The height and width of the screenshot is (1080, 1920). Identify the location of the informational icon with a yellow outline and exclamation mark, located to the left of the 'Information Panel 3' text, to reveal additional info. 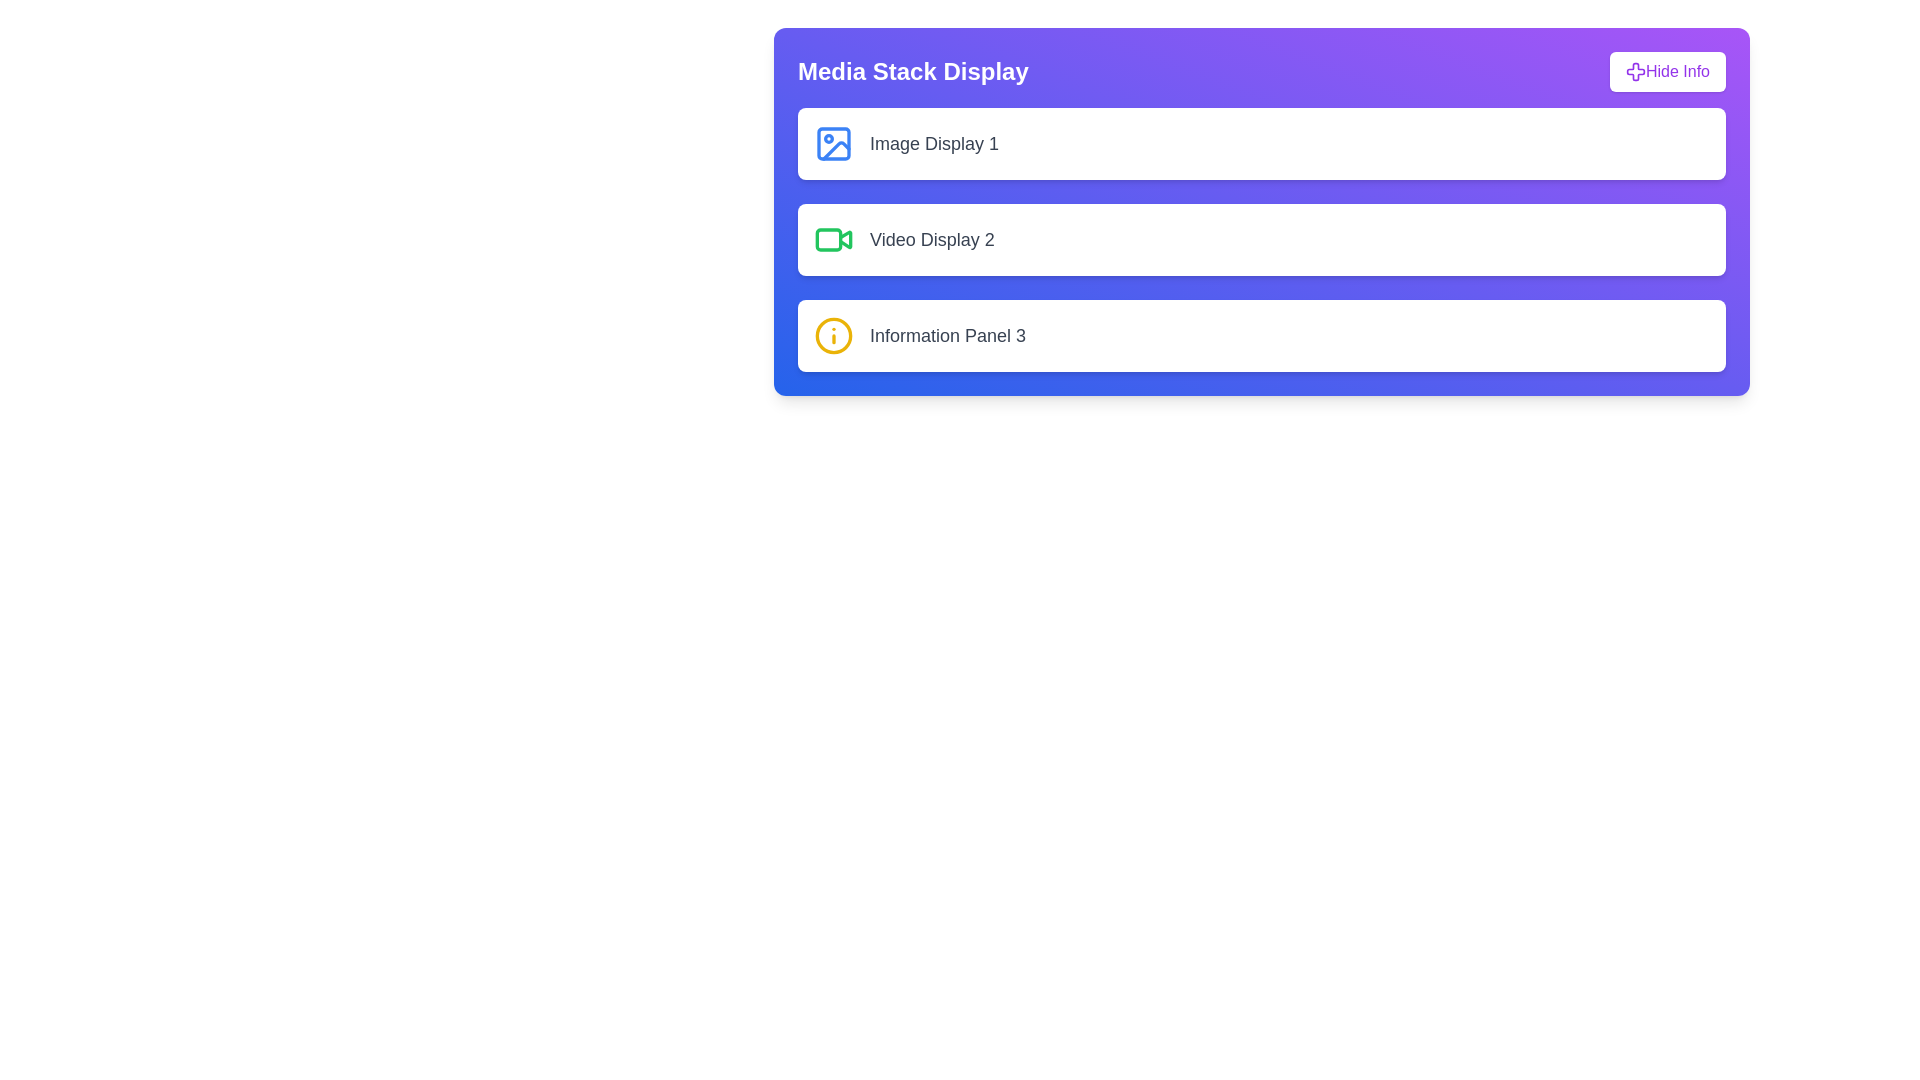
(834, 334).